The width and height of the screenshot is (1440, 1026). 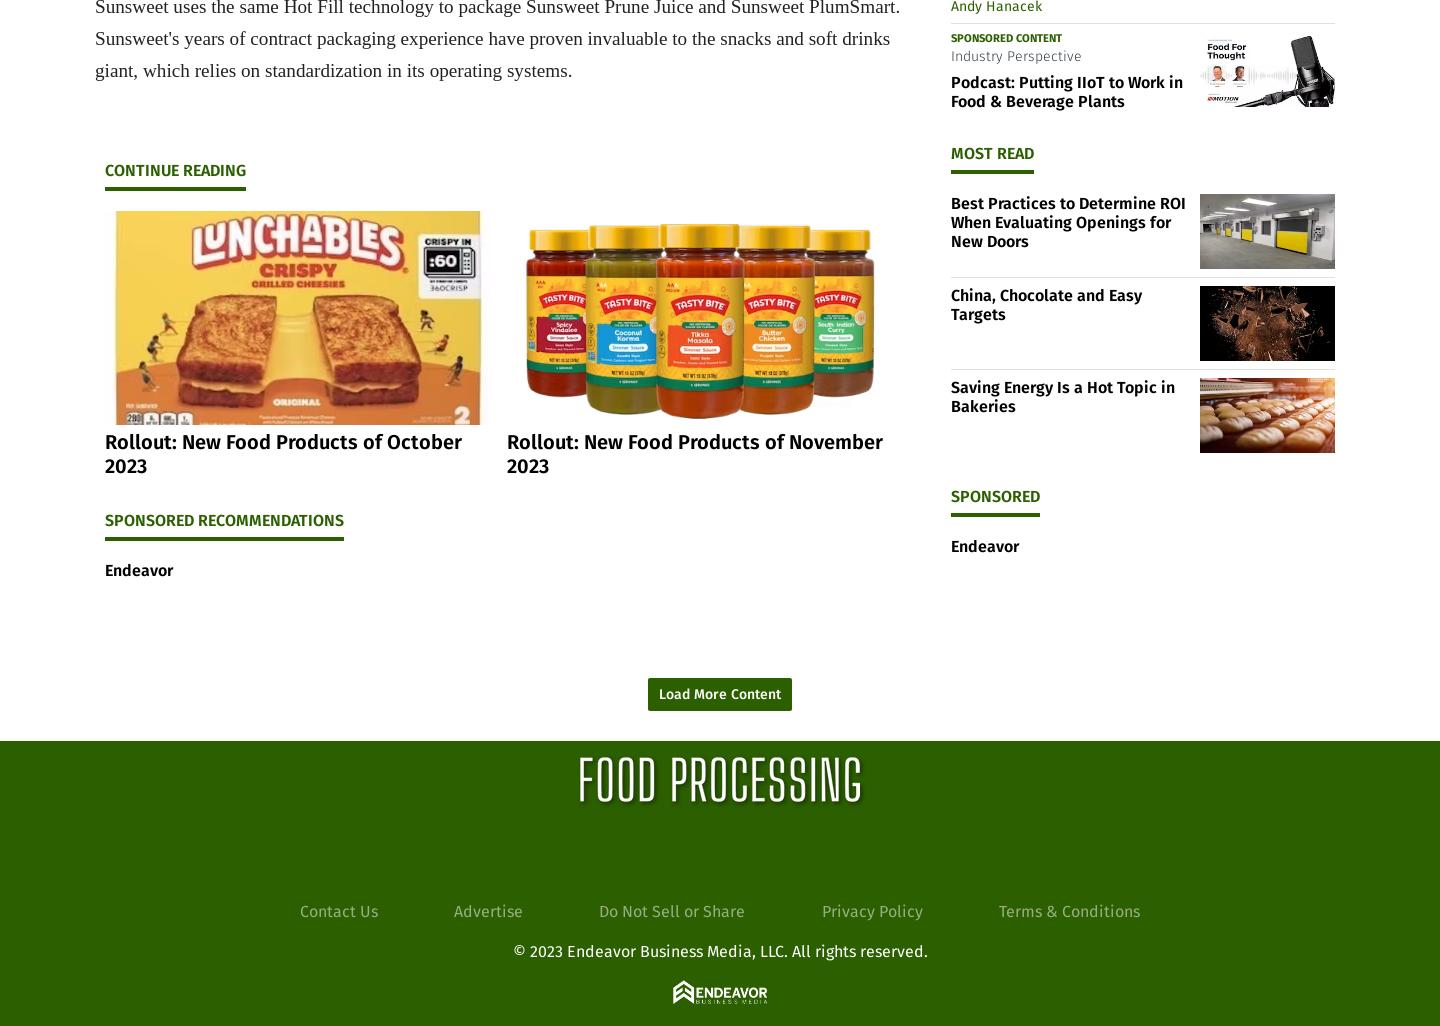 I want to click on '© 2023 Endeavor Business Media, LLC. All rights reserved.', so click(x=719, y=950).